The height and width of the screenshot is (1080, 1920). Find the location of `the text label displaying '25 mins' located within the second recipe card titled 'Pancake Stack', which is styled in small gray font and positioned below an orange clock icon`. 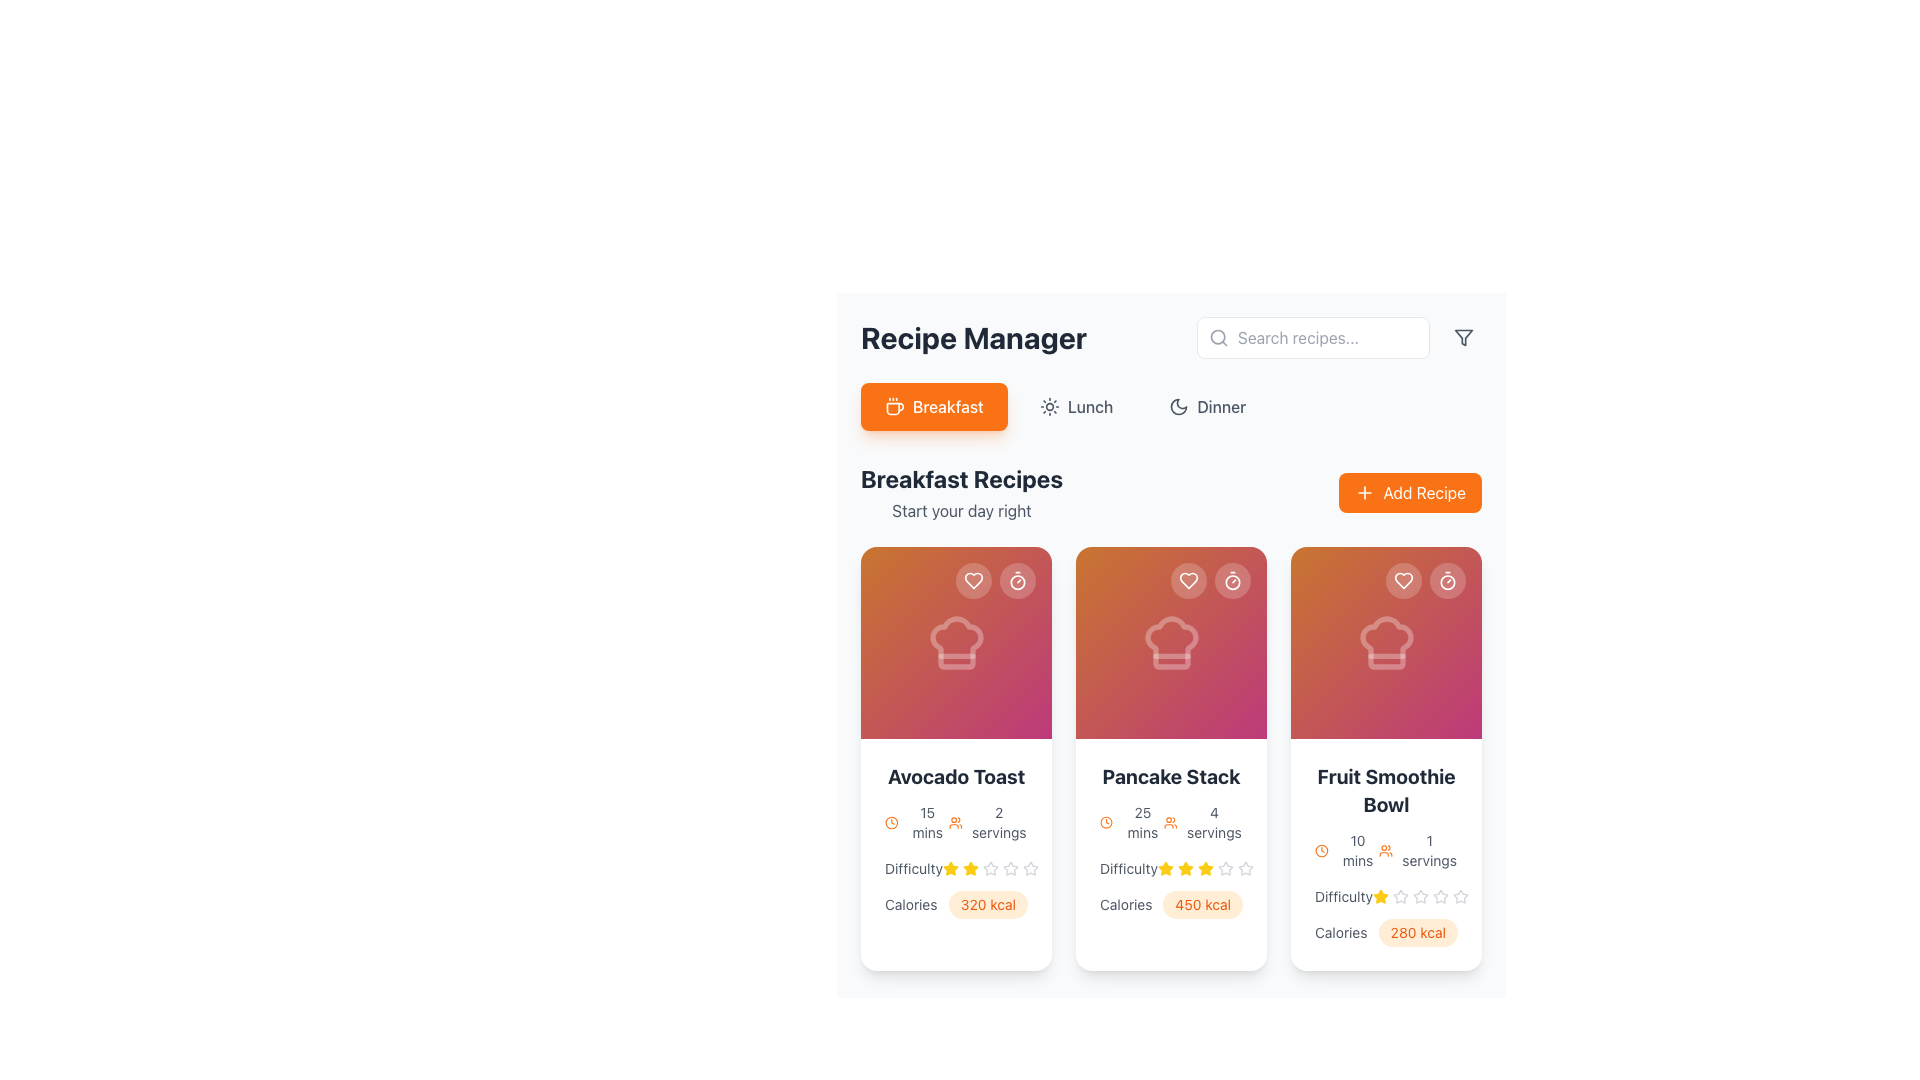

the text label displaying '25 mins' located within the second recipe card titled 'Pancake Stack', which is styled in small gray font and positioned below an orange clock icon is located at coordinates (1142, 822).